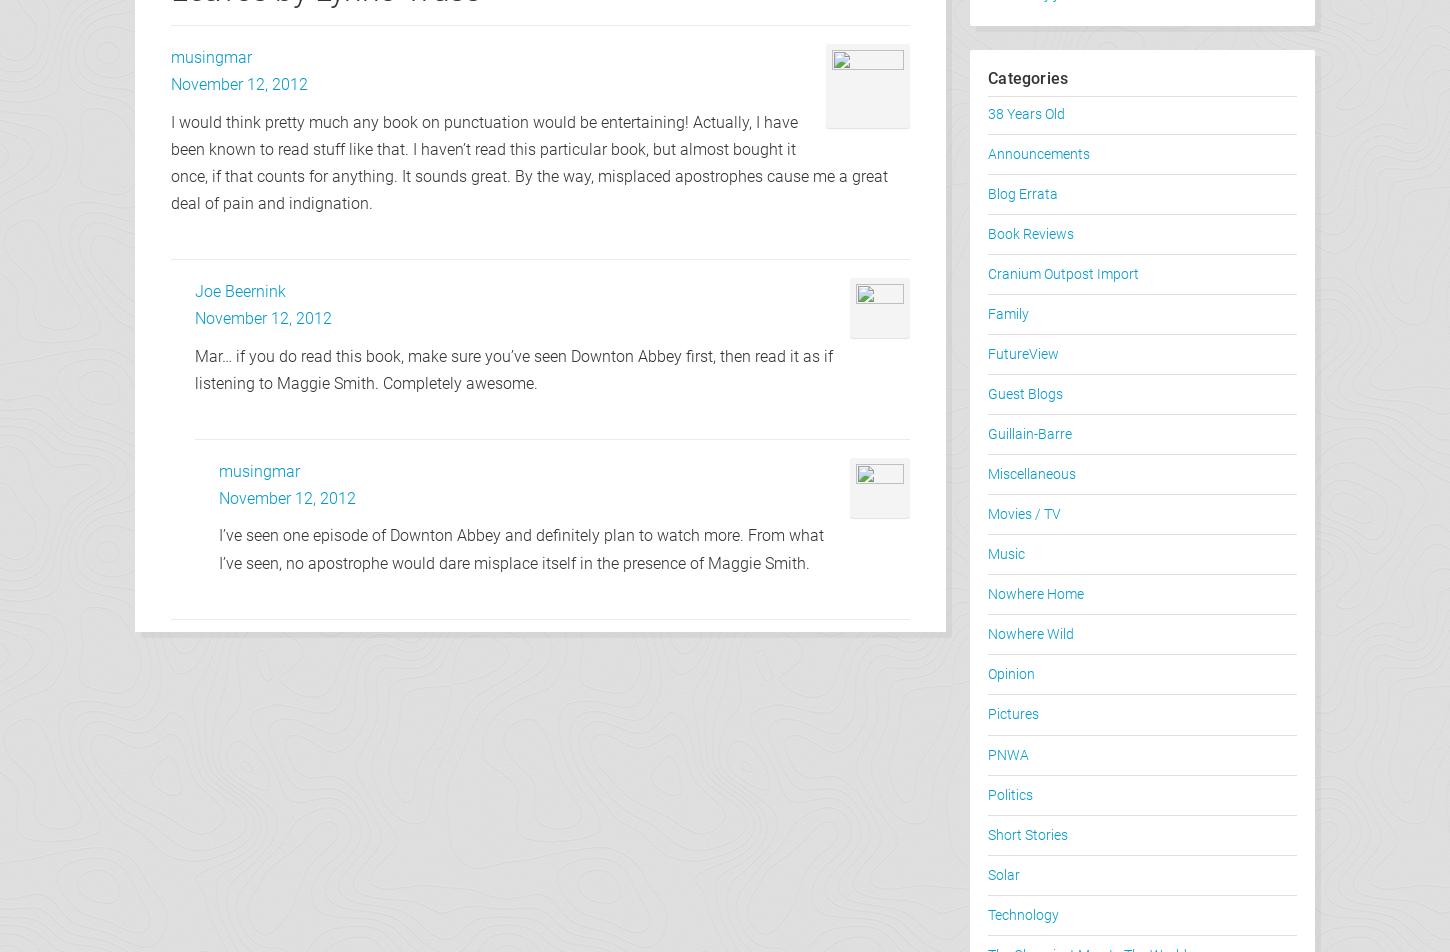  What do you see at coordinates (1039, 153) in the screenshot?
I see `'Announcements'` at bounding box center [1039, 153].